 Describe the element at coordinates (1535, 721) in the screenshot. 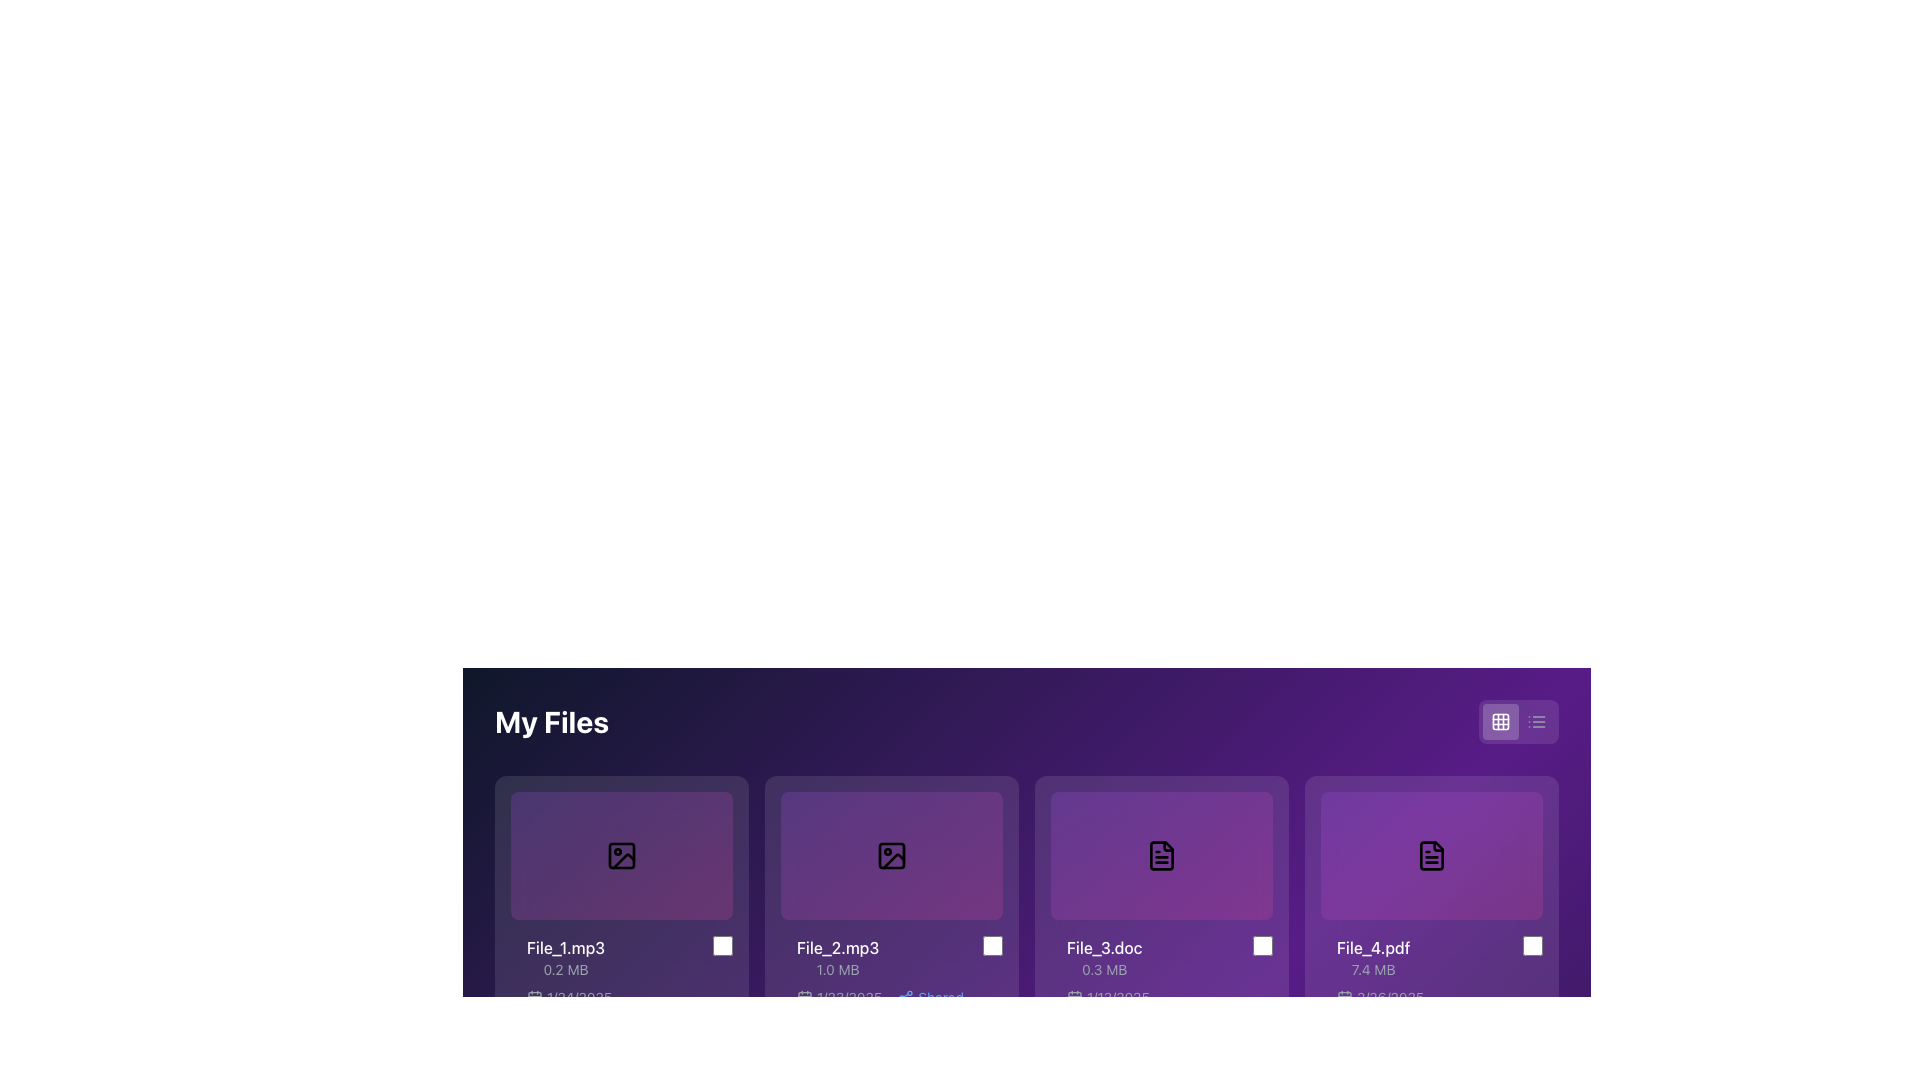

I see `the rounded gray button with a list view icon, located at the top-right corner of the section` at that location.